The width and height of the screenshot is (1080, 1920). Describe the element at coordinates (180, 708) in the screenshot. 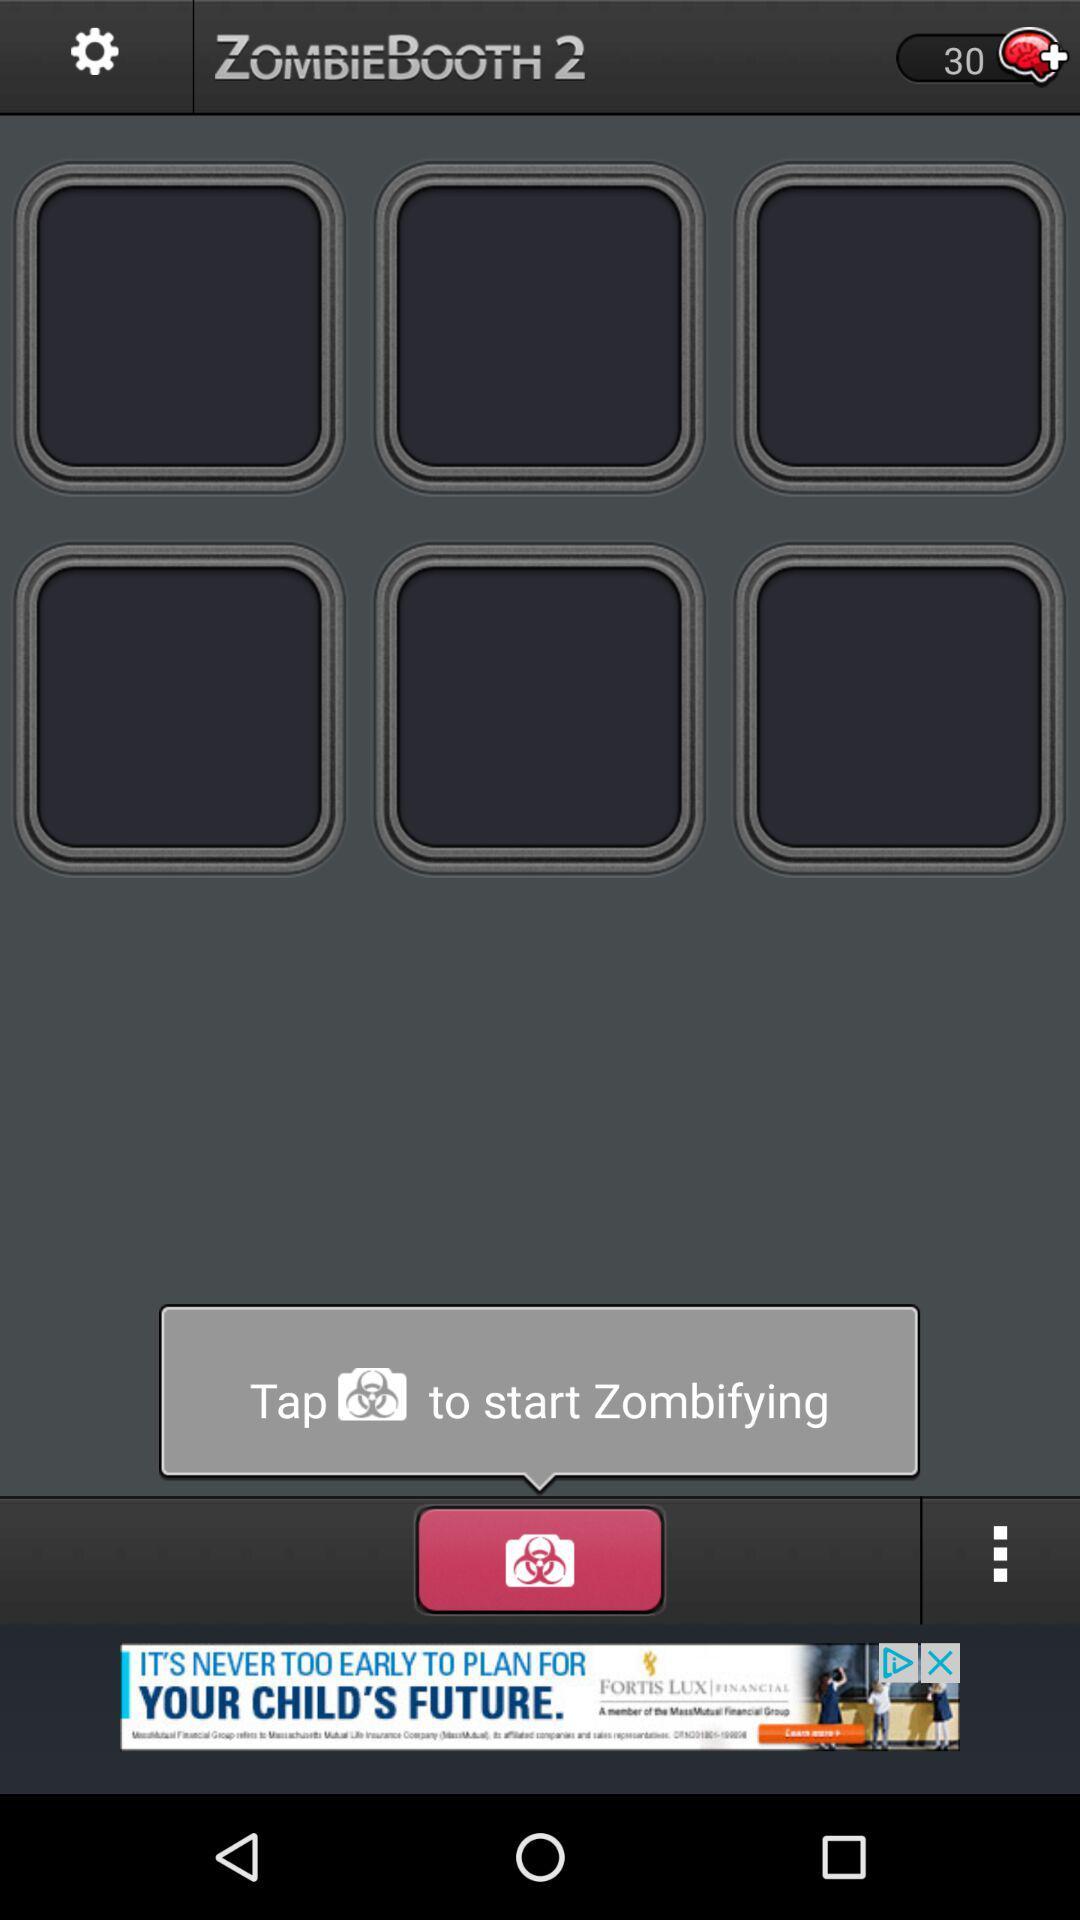

I see `saved slots` at that location.